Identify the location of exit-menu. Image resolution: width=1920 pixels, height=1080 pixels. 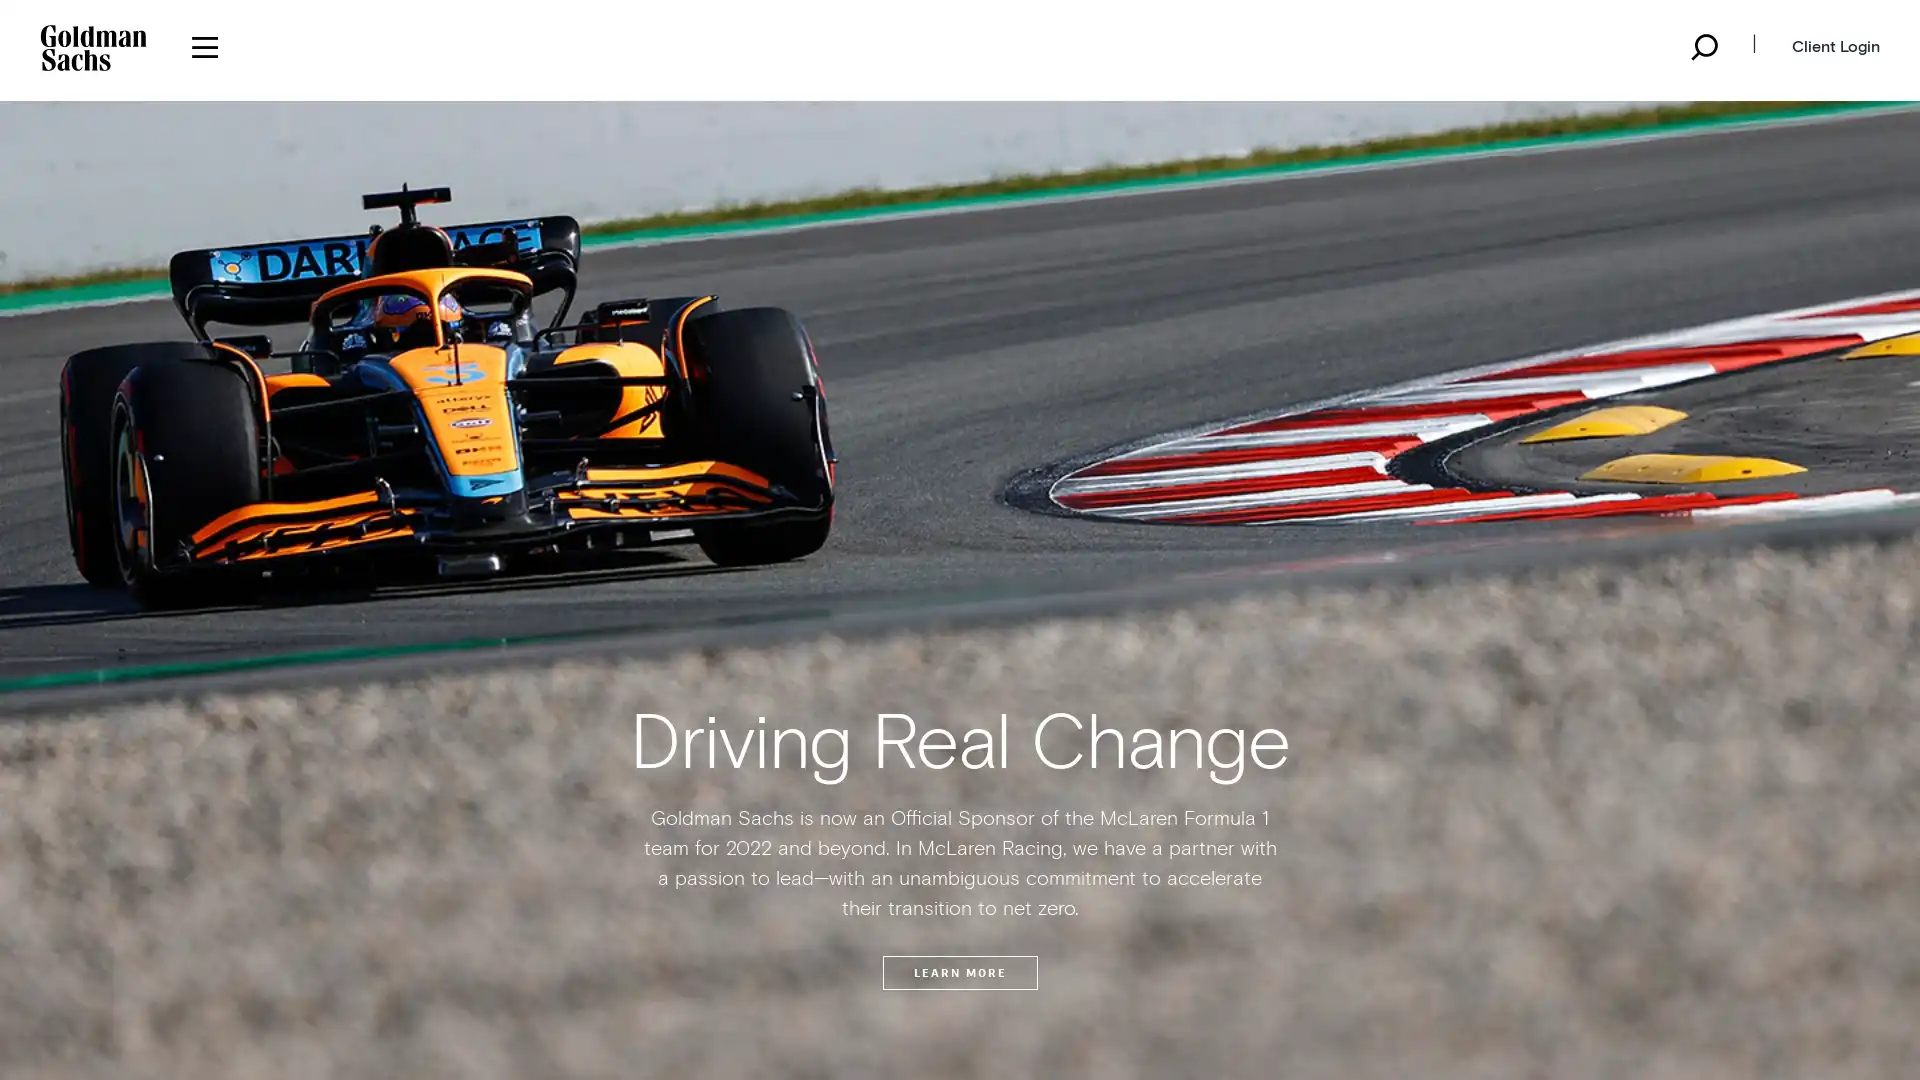
(997, 57).